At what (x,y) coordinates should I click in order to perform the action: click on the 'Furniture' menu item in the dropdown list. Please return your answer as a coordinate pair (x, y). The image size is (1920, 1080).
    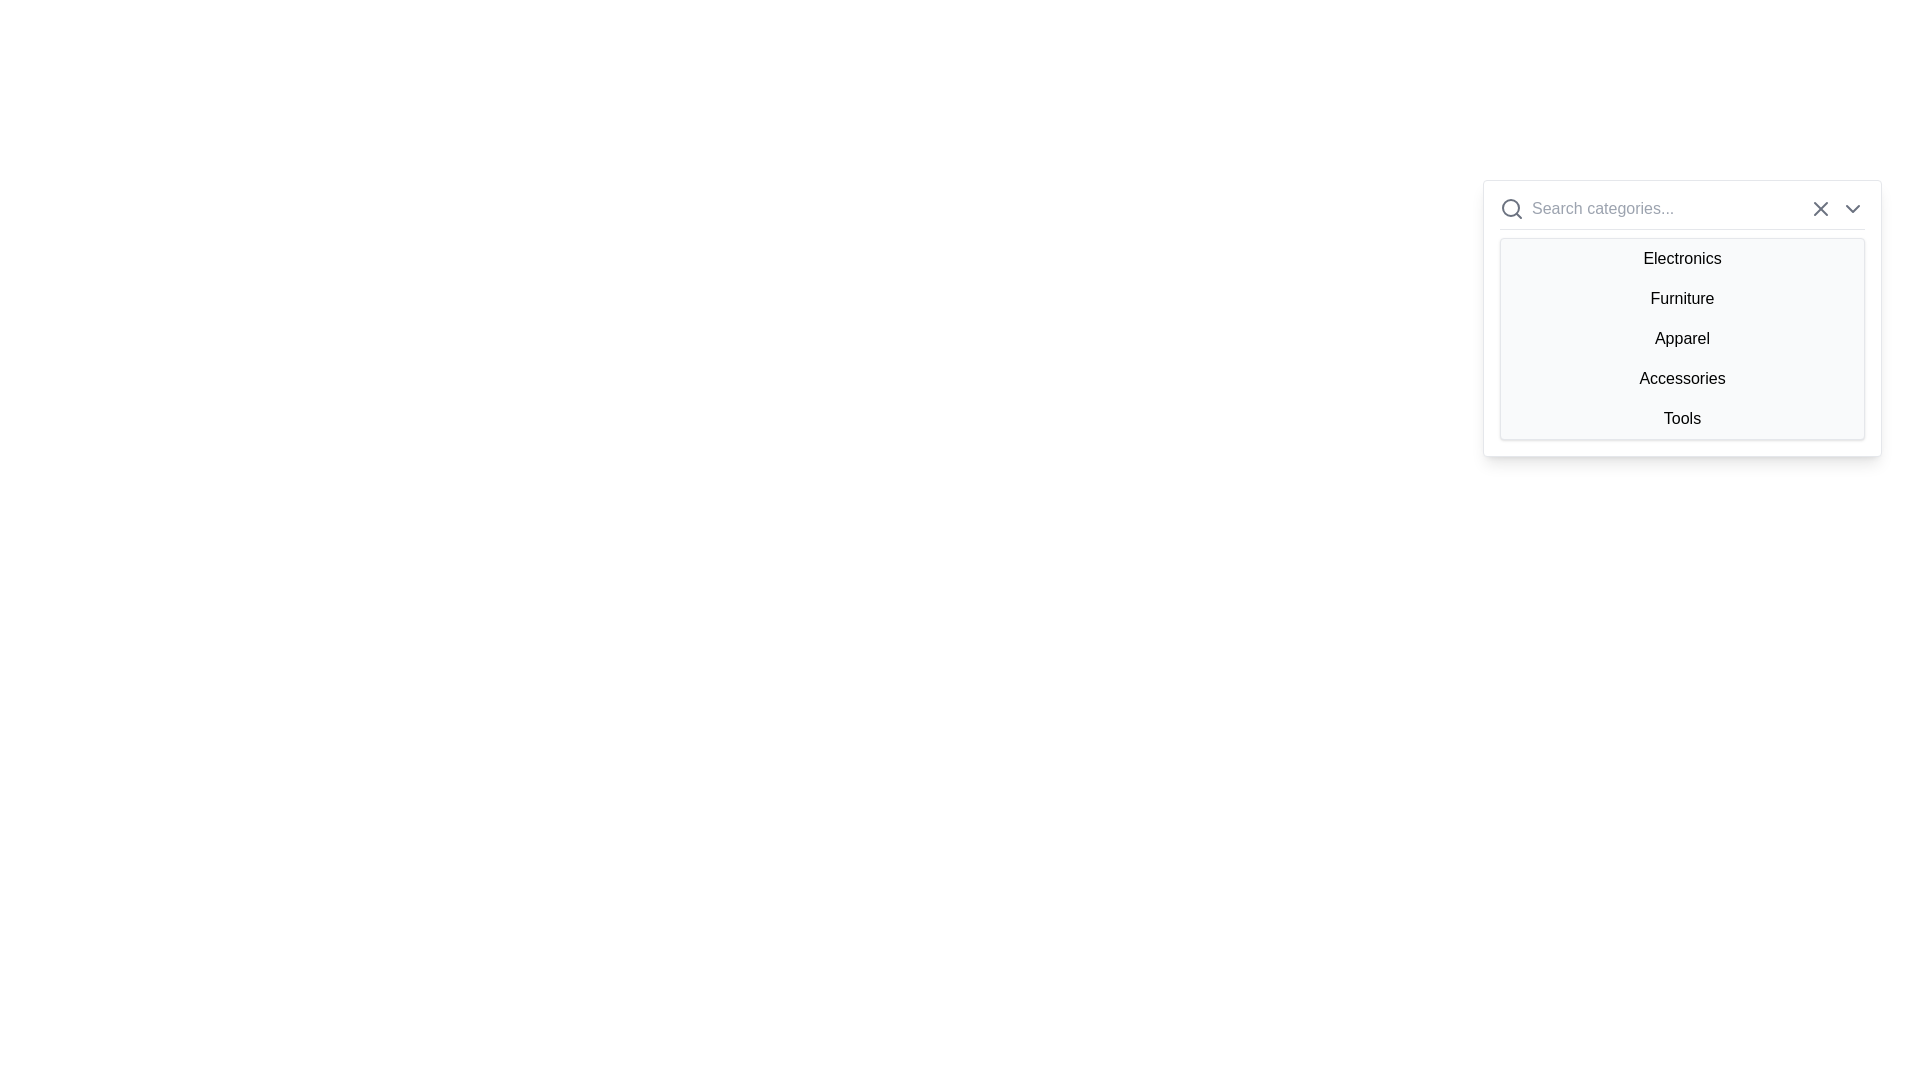
    Looking at the image, I should click on (1681, 299).